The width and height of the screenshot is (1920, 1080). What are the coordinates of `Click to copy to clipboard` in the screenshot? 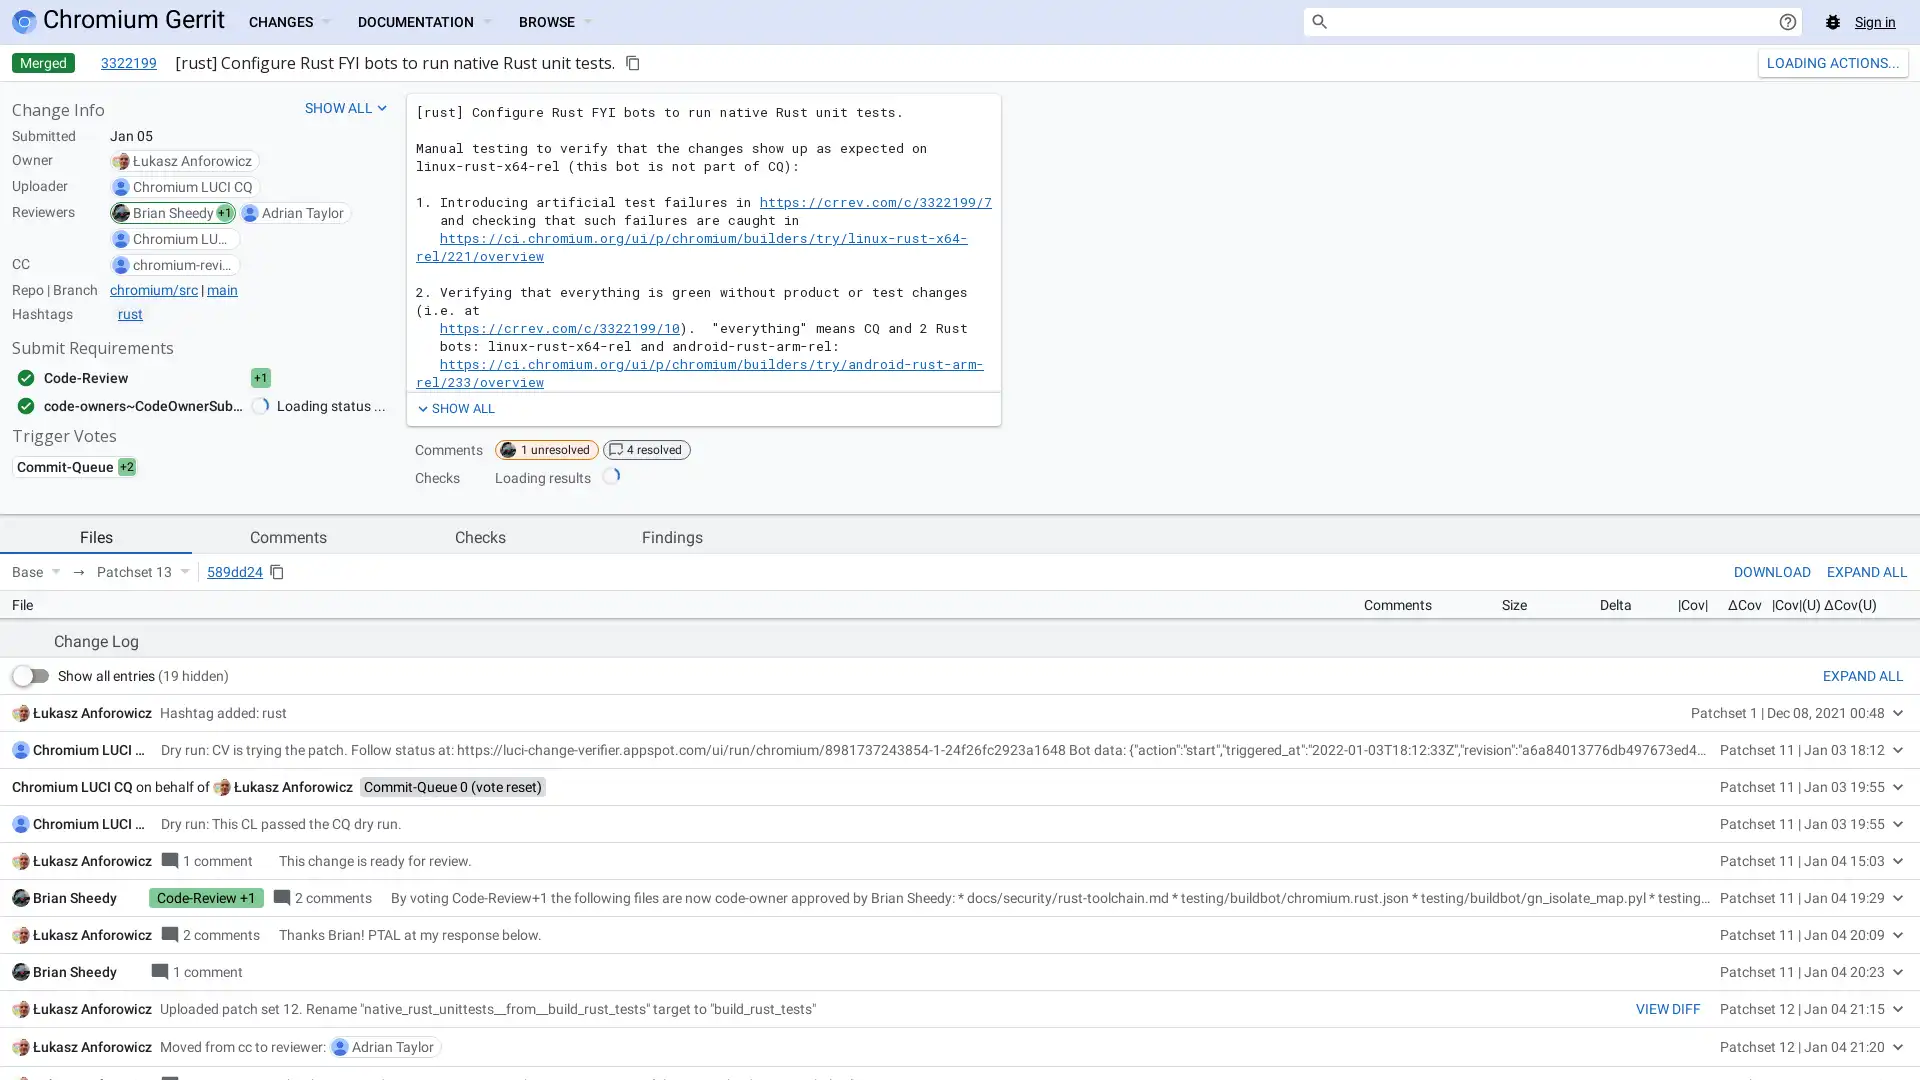 It's located at (632, 61).